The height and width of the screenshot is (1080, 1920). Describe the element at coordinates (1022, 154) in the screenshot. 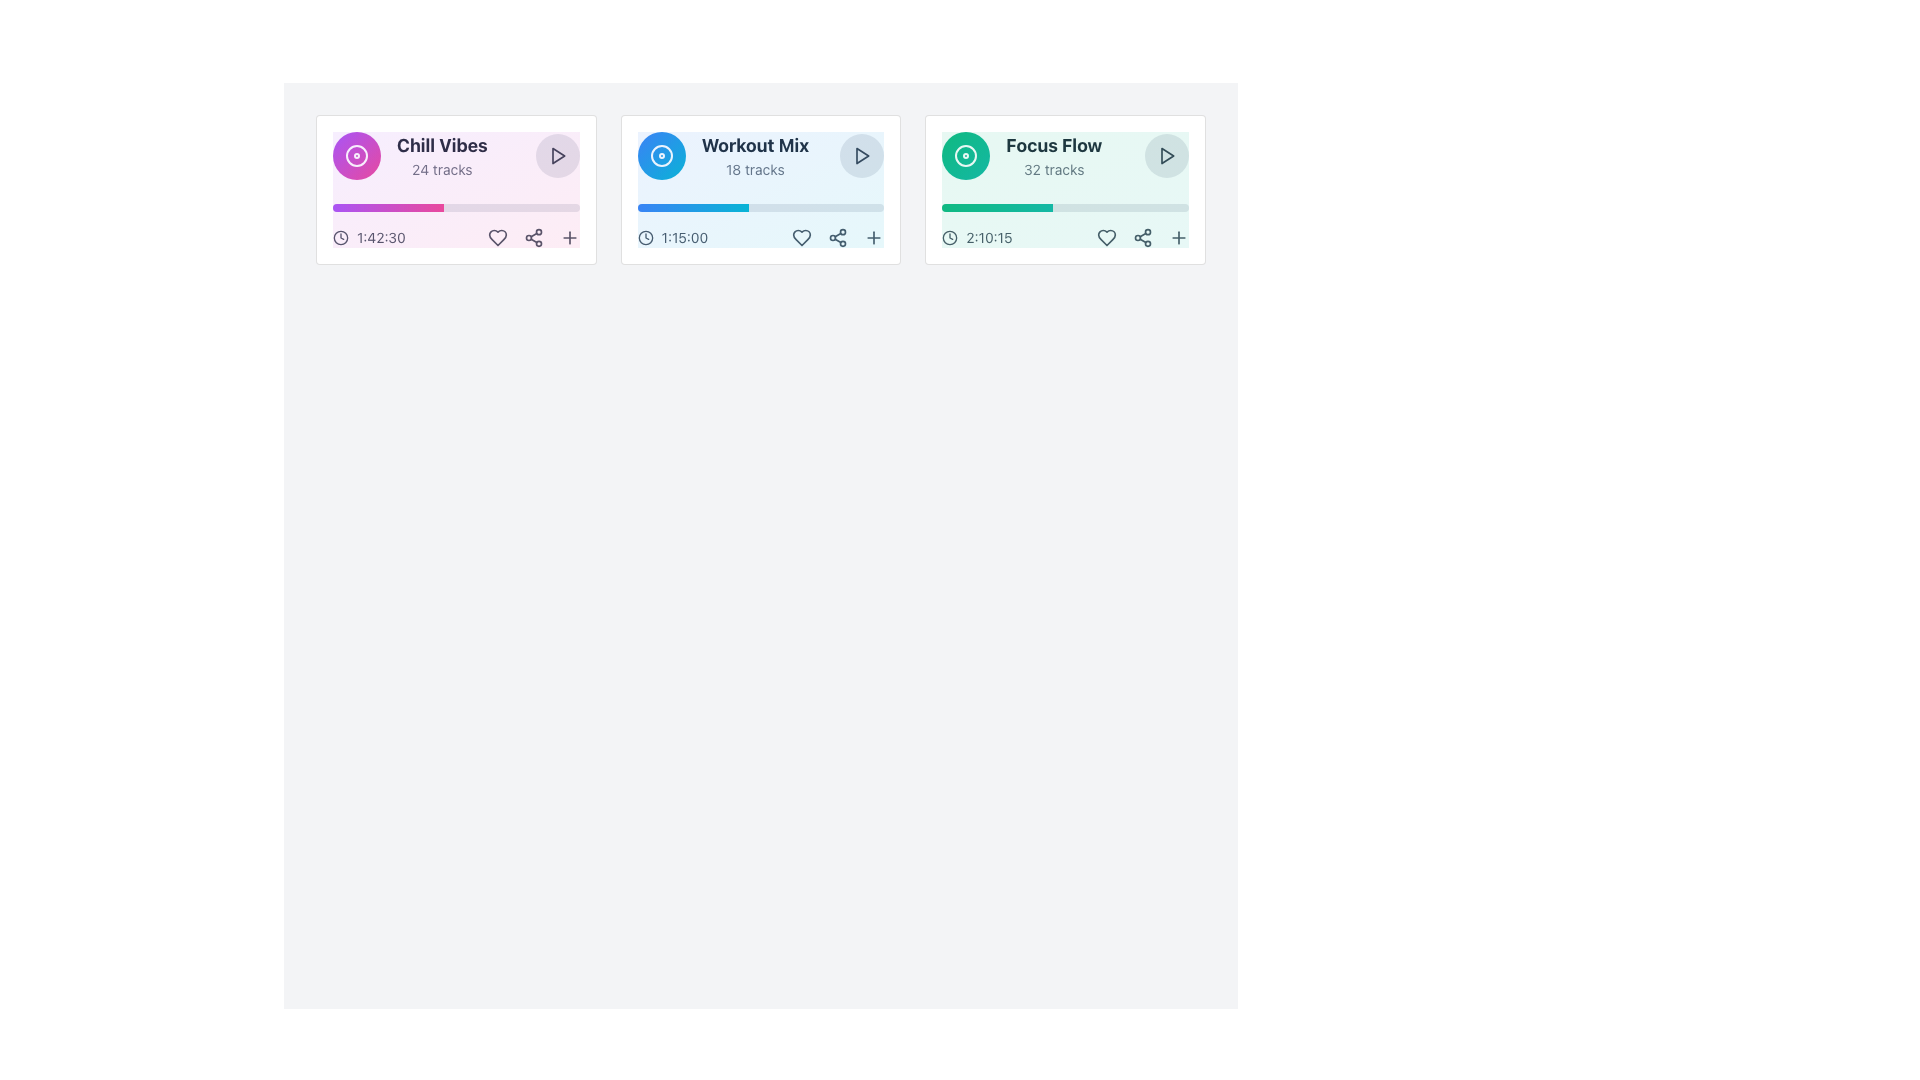

I see `the 'Focus Flow' playlist label, which displays 32 tracks and is the third item in a row of similar components` at that location.